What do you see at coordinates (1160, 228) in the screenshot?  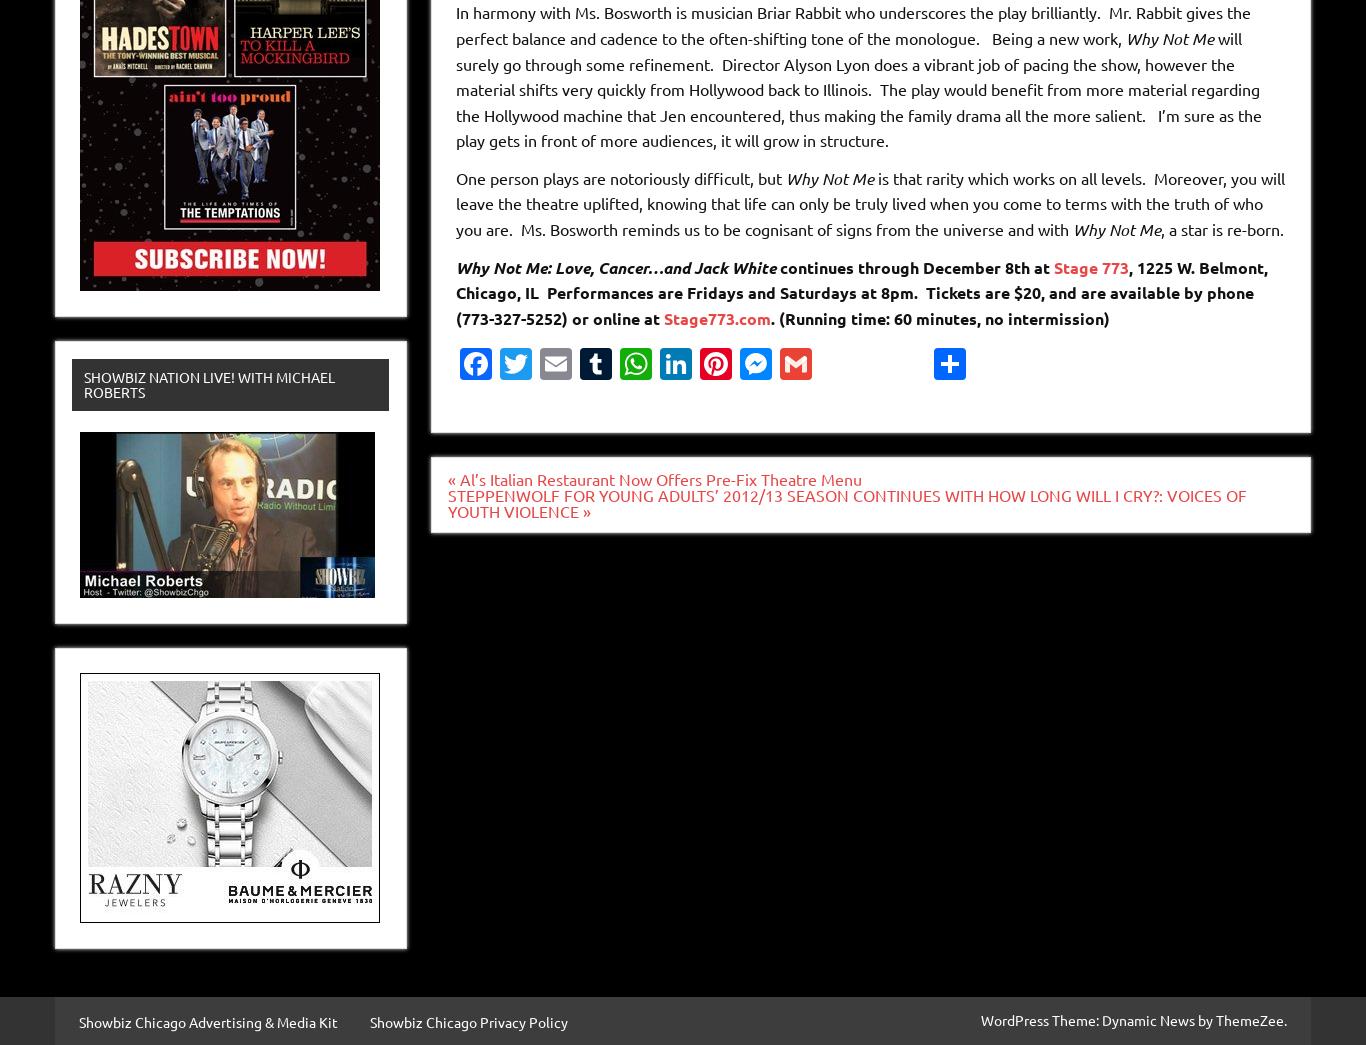 I see `', a star is re-born.'` at bounding box center [1160, 228].